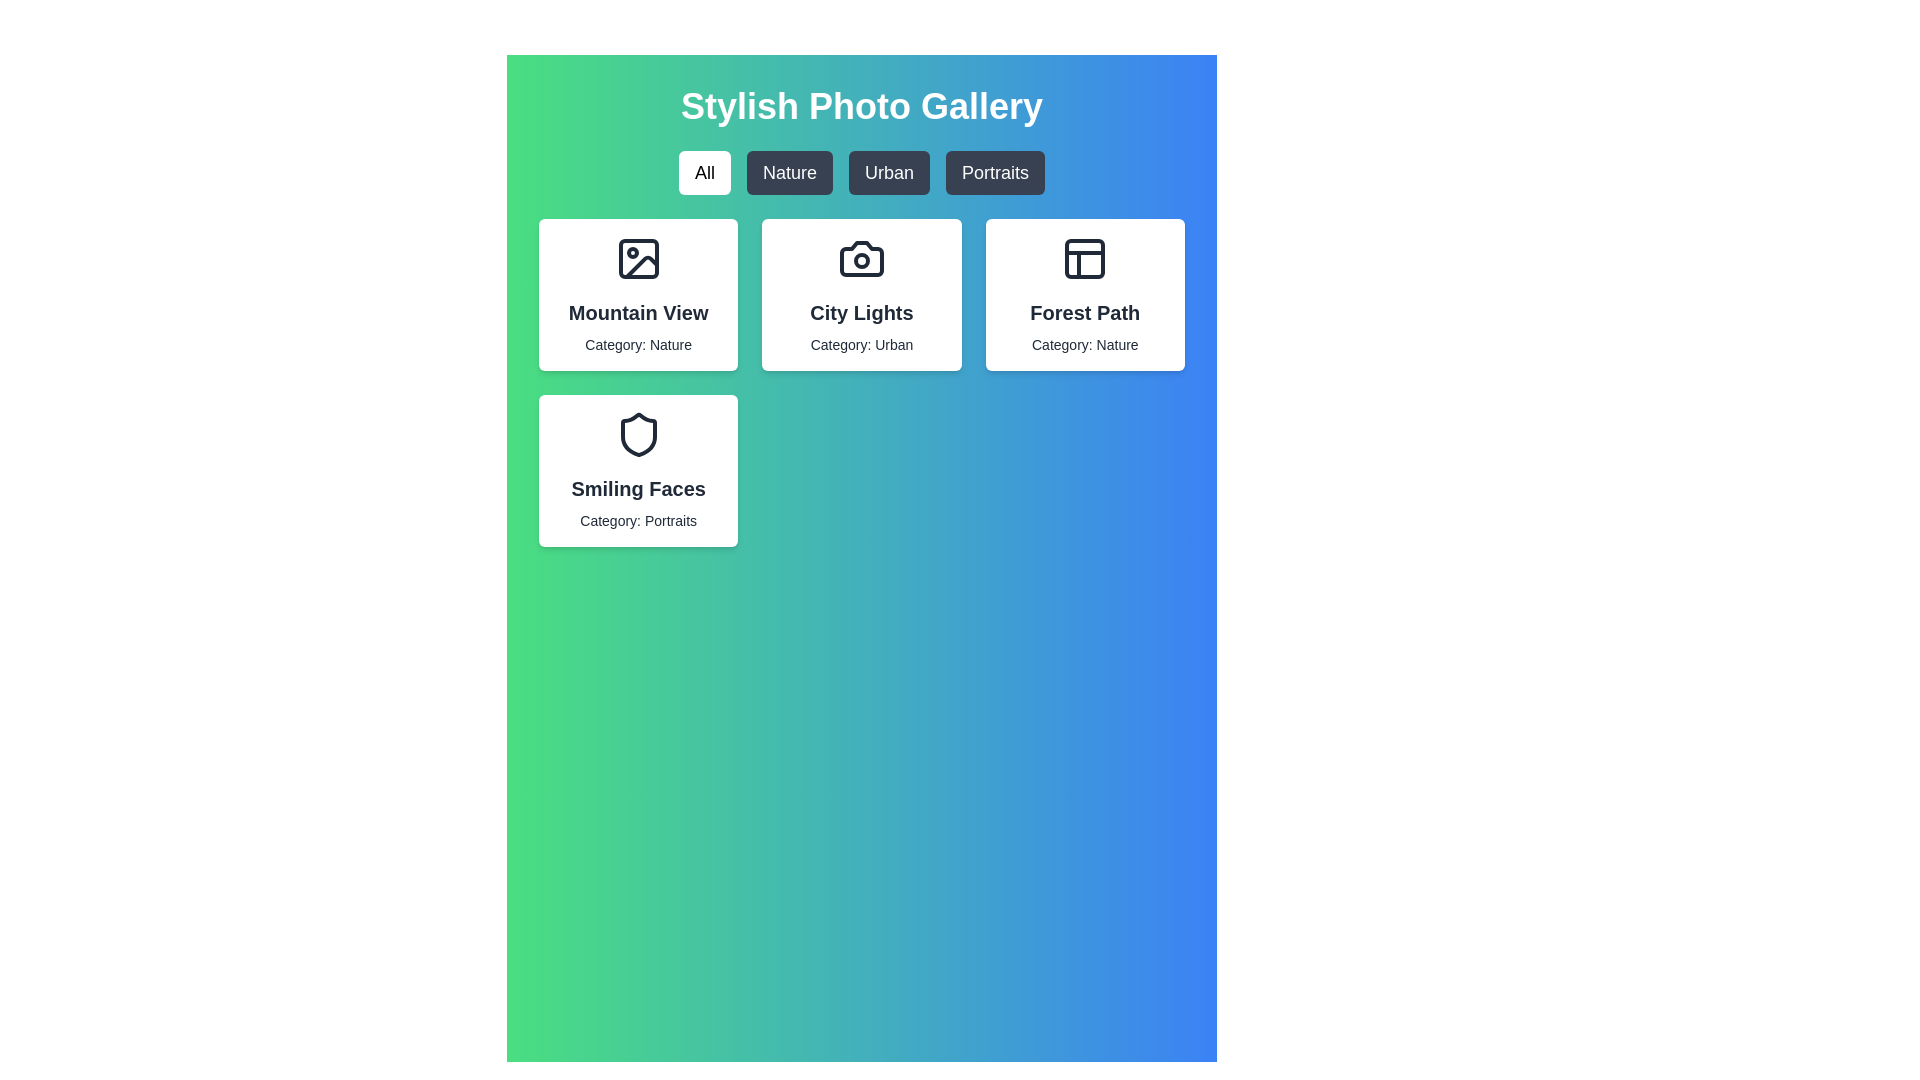 This screenshot has height=1080, width=1920. Describe the element at coordinates (788, 172) in the screenshot. I see `the 'Nature' button, which is a rectangular button with white text on a dark gray background` at that location.